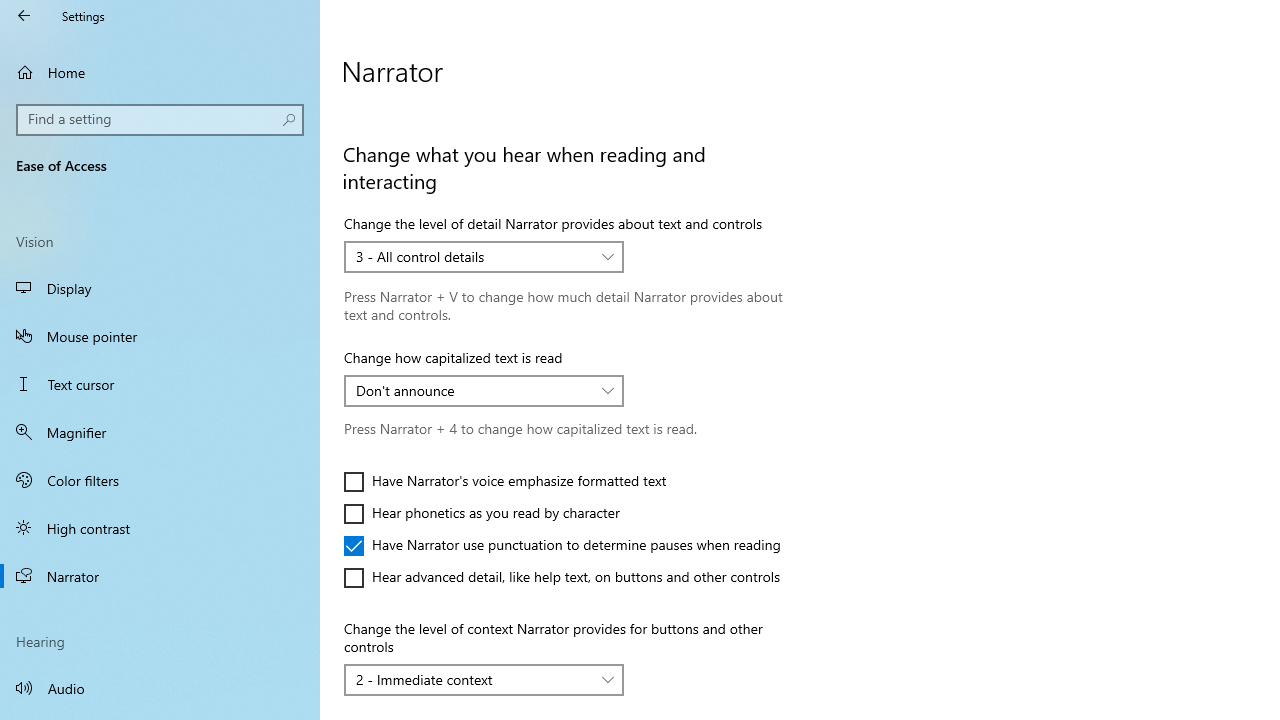  Describe the element at coordinates (160, 119) in the screenshot. I see `'Search box, Find a setting'` at that location.